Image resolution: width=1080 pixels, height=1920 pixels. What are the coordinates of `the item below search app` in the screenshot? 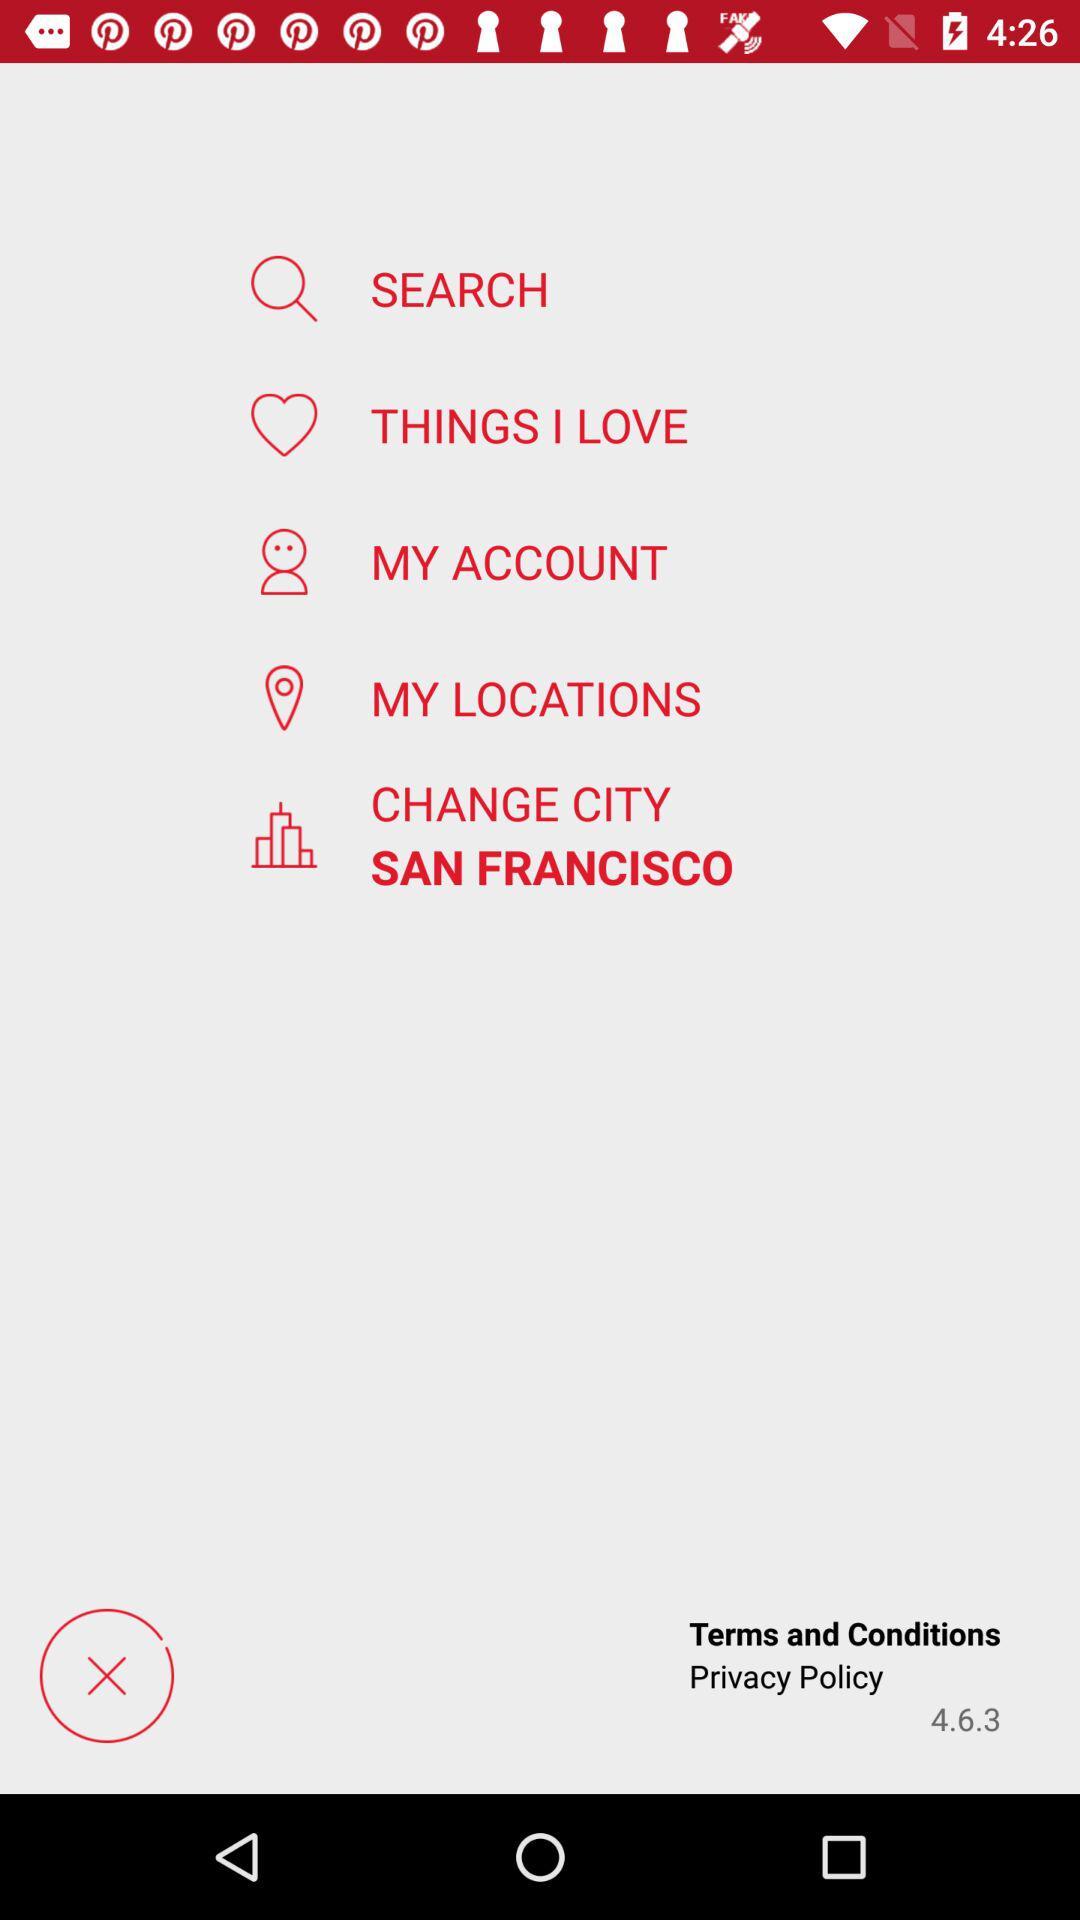 It's located at (528, 423).